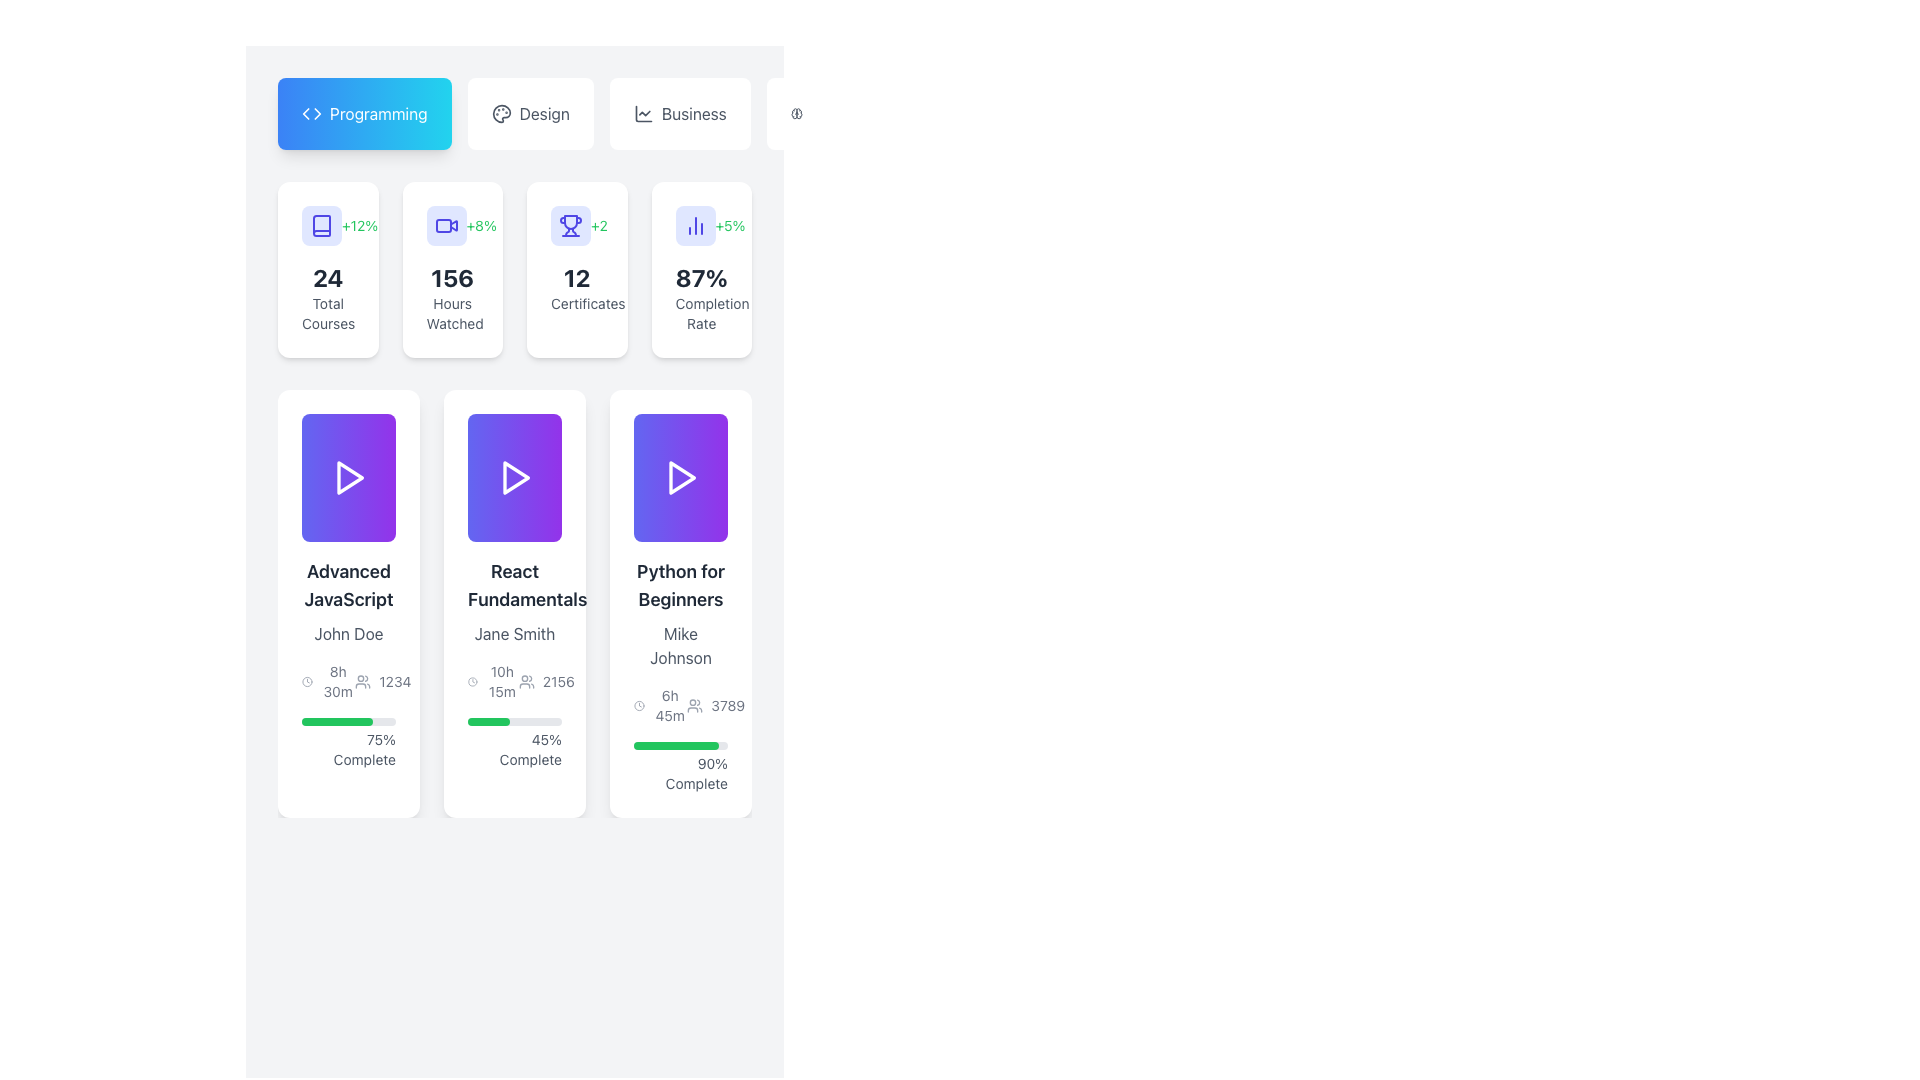 The image size is (1920, 1080). I want to click on the informational display component that shows course duration ('8h 30m') and number of participants ('1234') within the 'Advanced JavaScript' card, located above the progress bar labeled '75% Complete', so click(349, 681).